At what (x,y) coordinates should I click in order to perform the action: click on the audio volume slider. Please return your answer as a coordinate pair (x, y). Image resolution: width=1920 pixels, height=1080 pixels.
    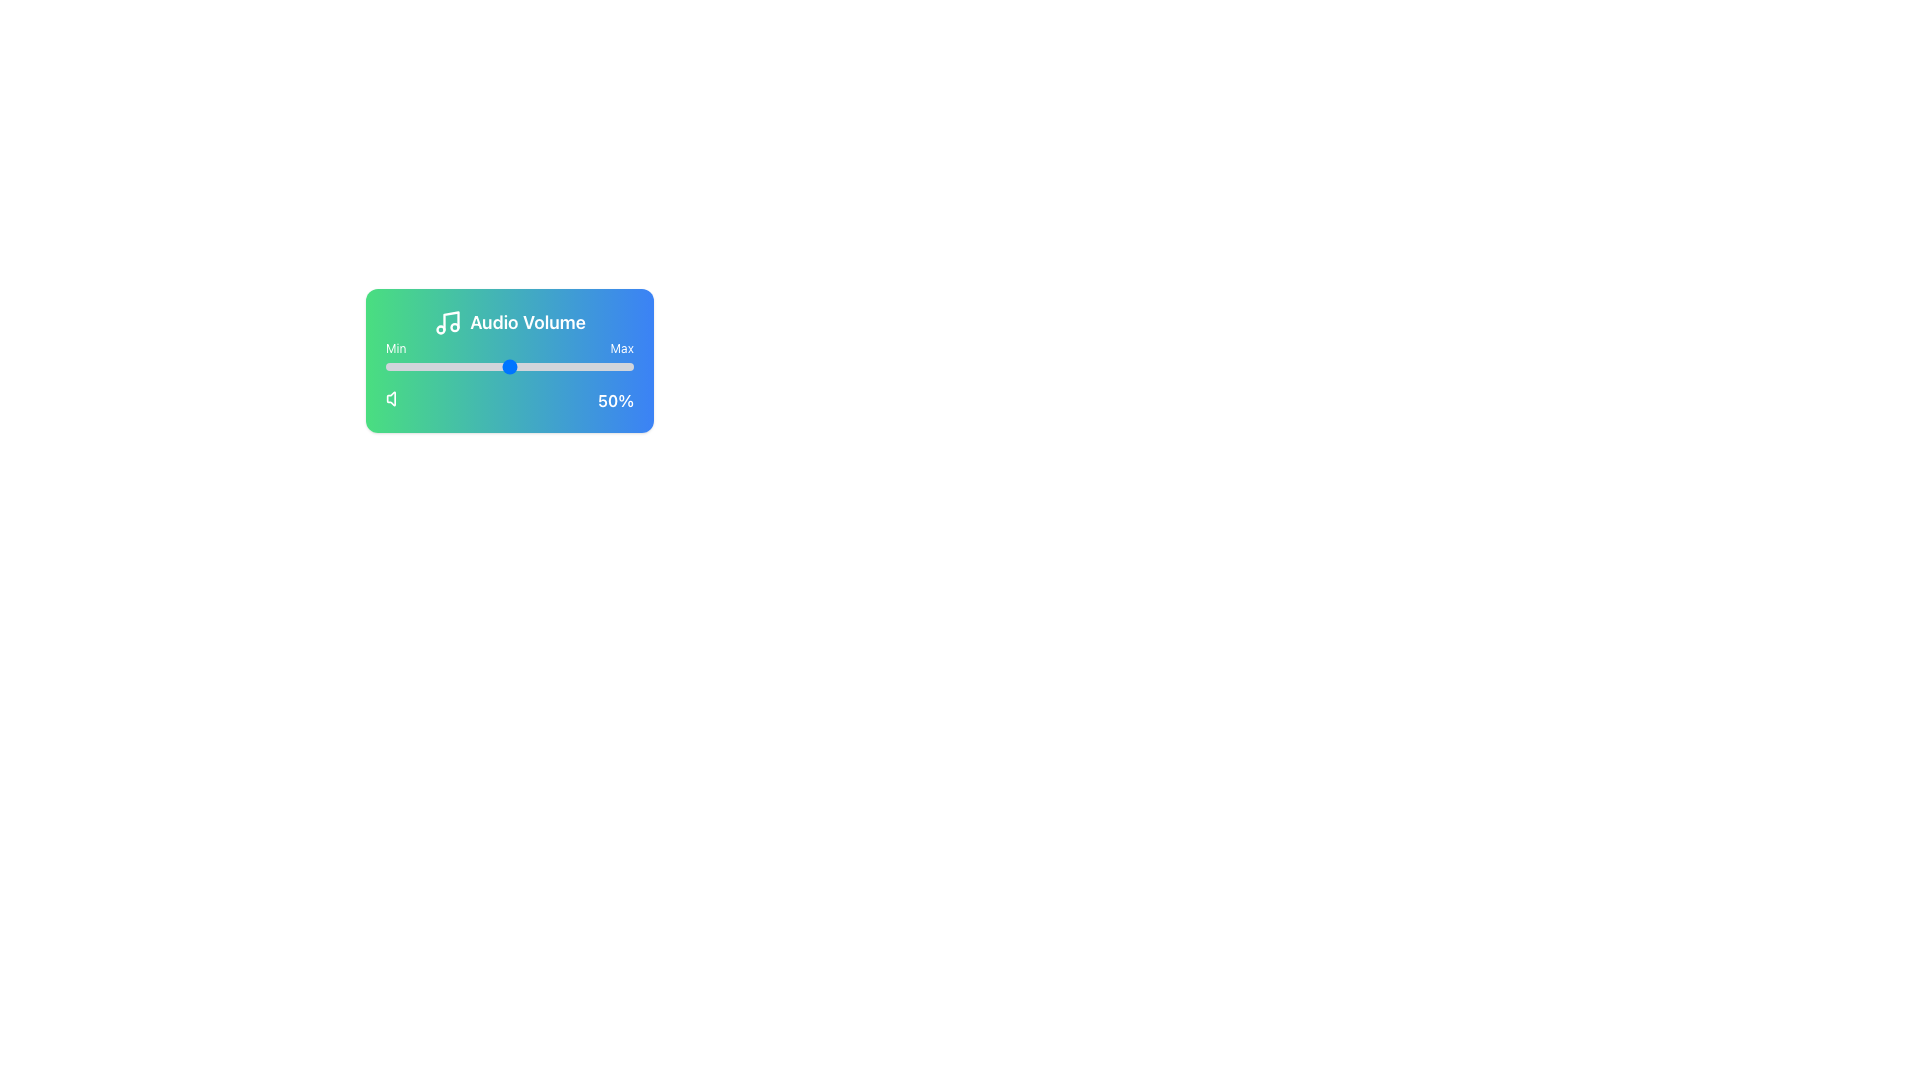
    Looking at the image, I should click on (605, 366).